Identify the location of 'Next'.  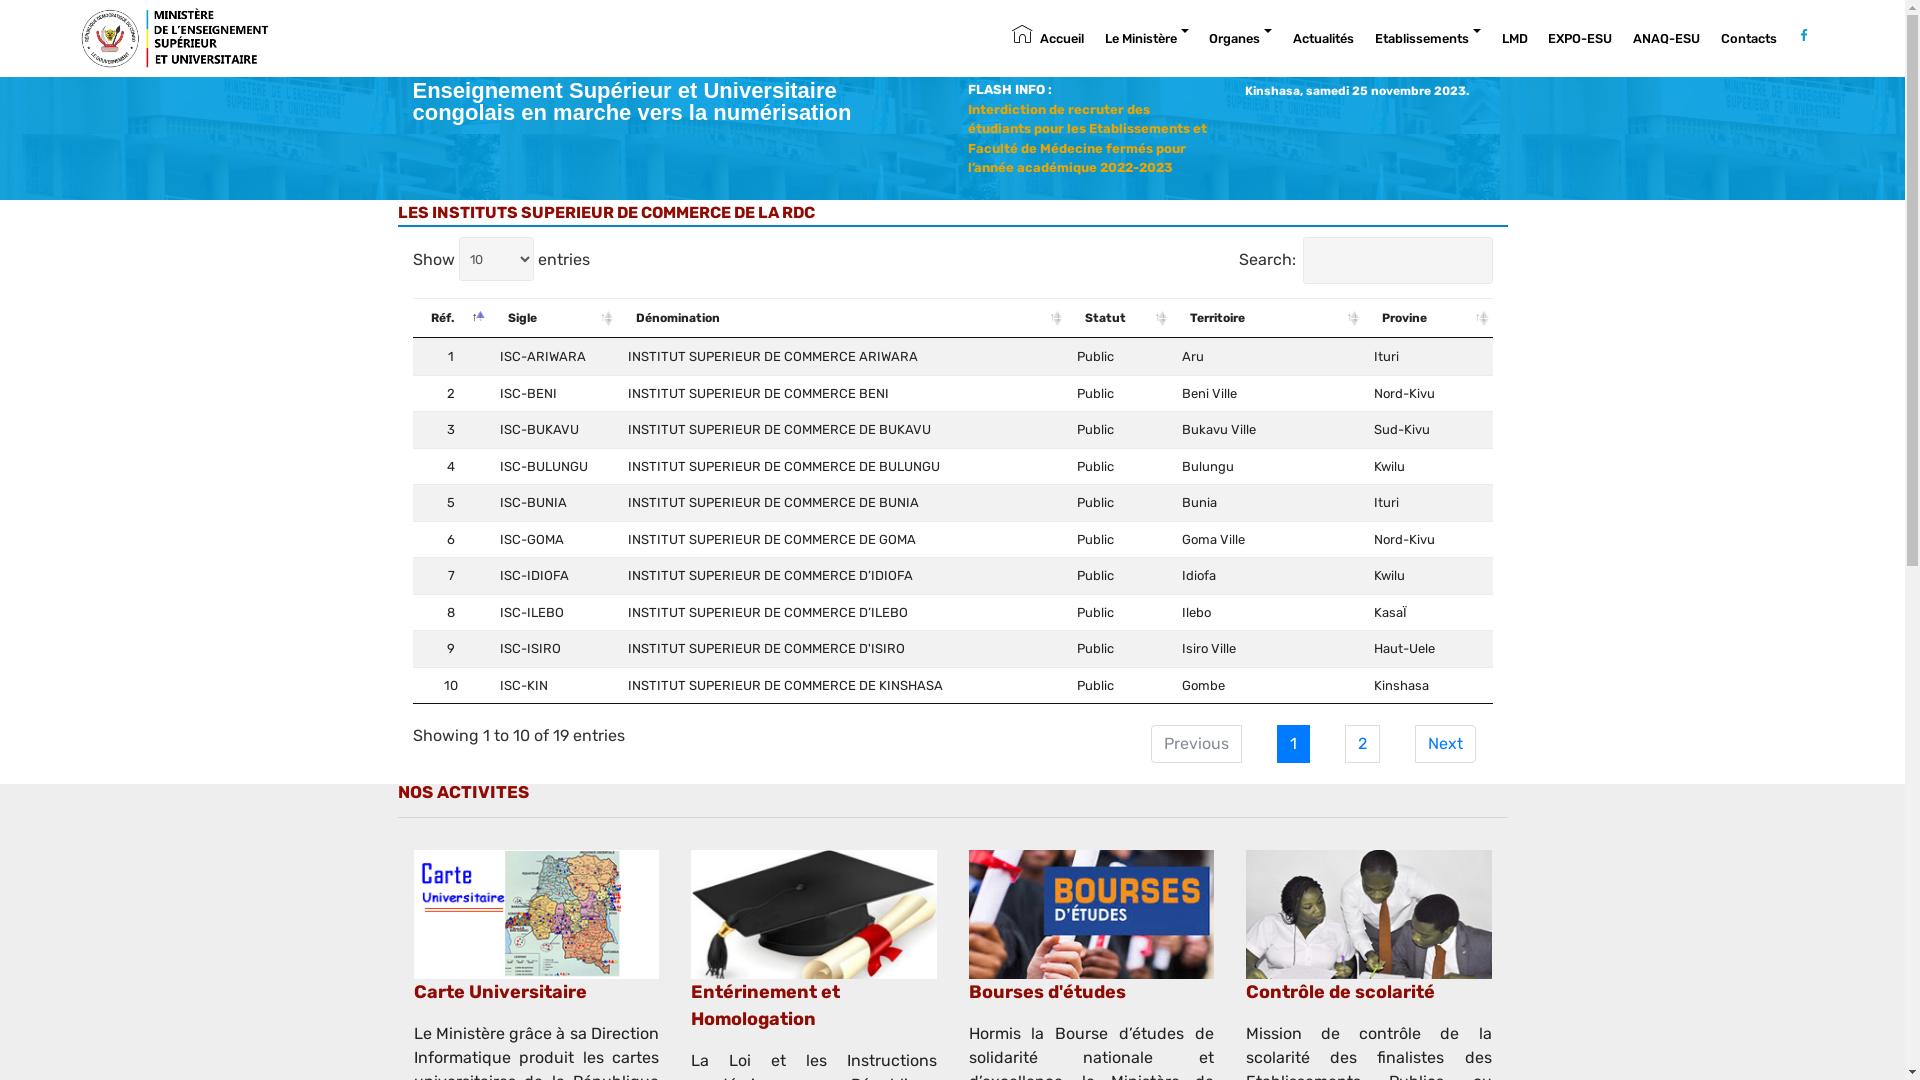
(1444, 744).